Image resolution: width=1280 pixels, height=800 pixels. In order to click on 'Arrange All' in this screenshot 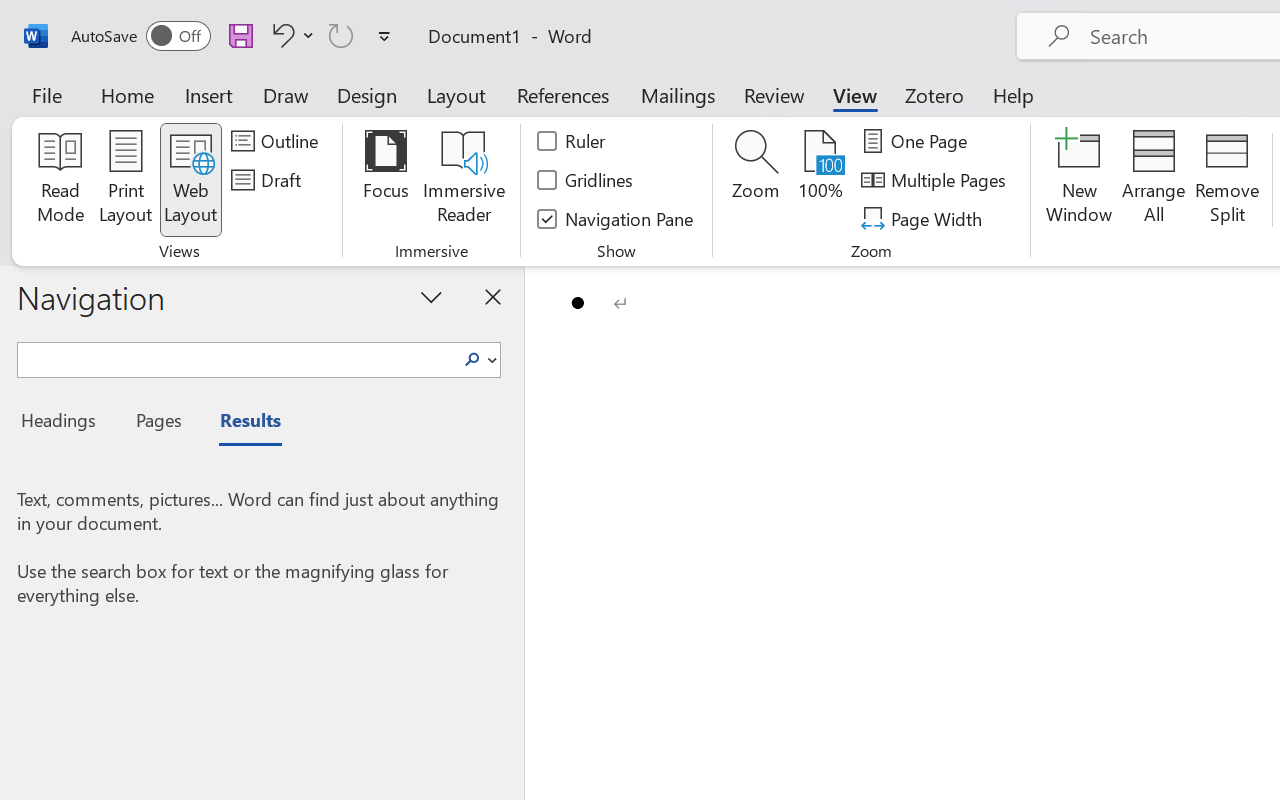, I will do `click(1153, 179)`.